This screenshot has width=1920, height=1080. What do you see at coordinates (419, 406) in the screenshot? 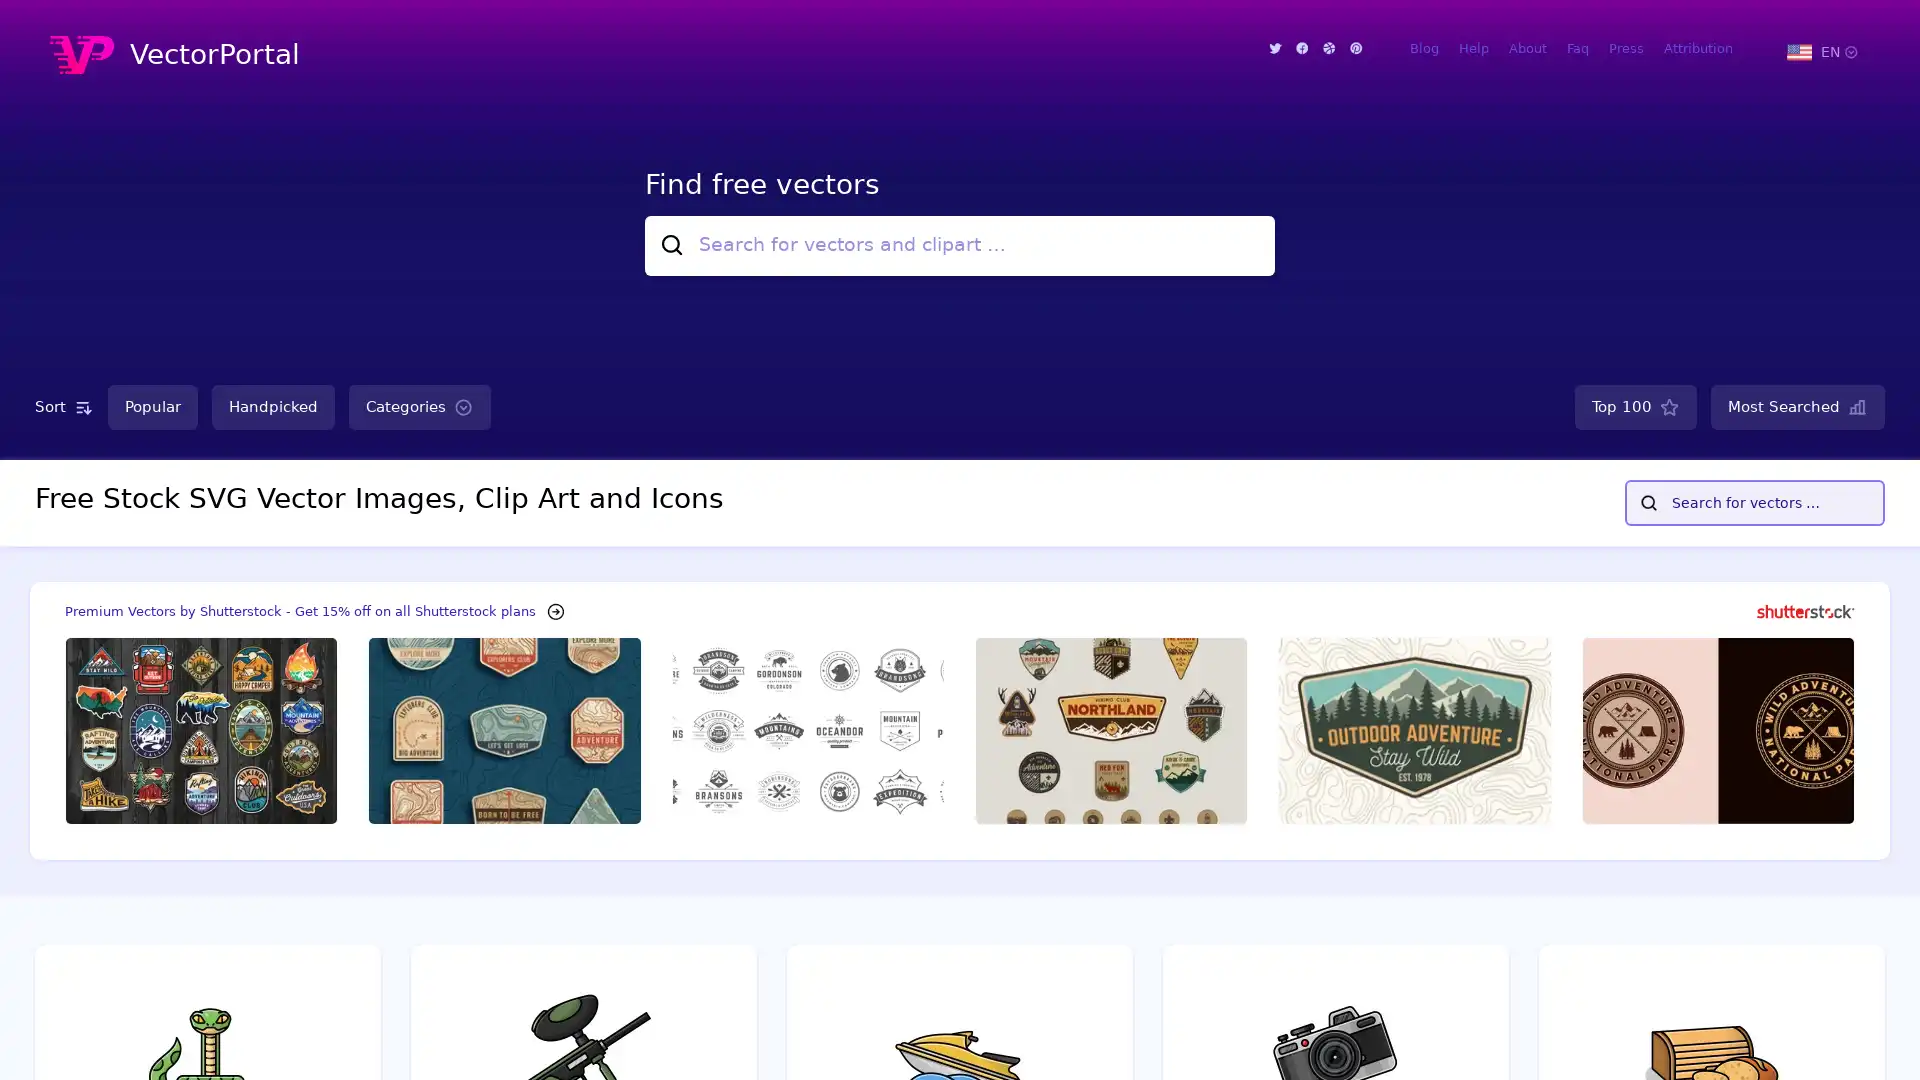
I see `Categories` at bounding box center [419, 406].